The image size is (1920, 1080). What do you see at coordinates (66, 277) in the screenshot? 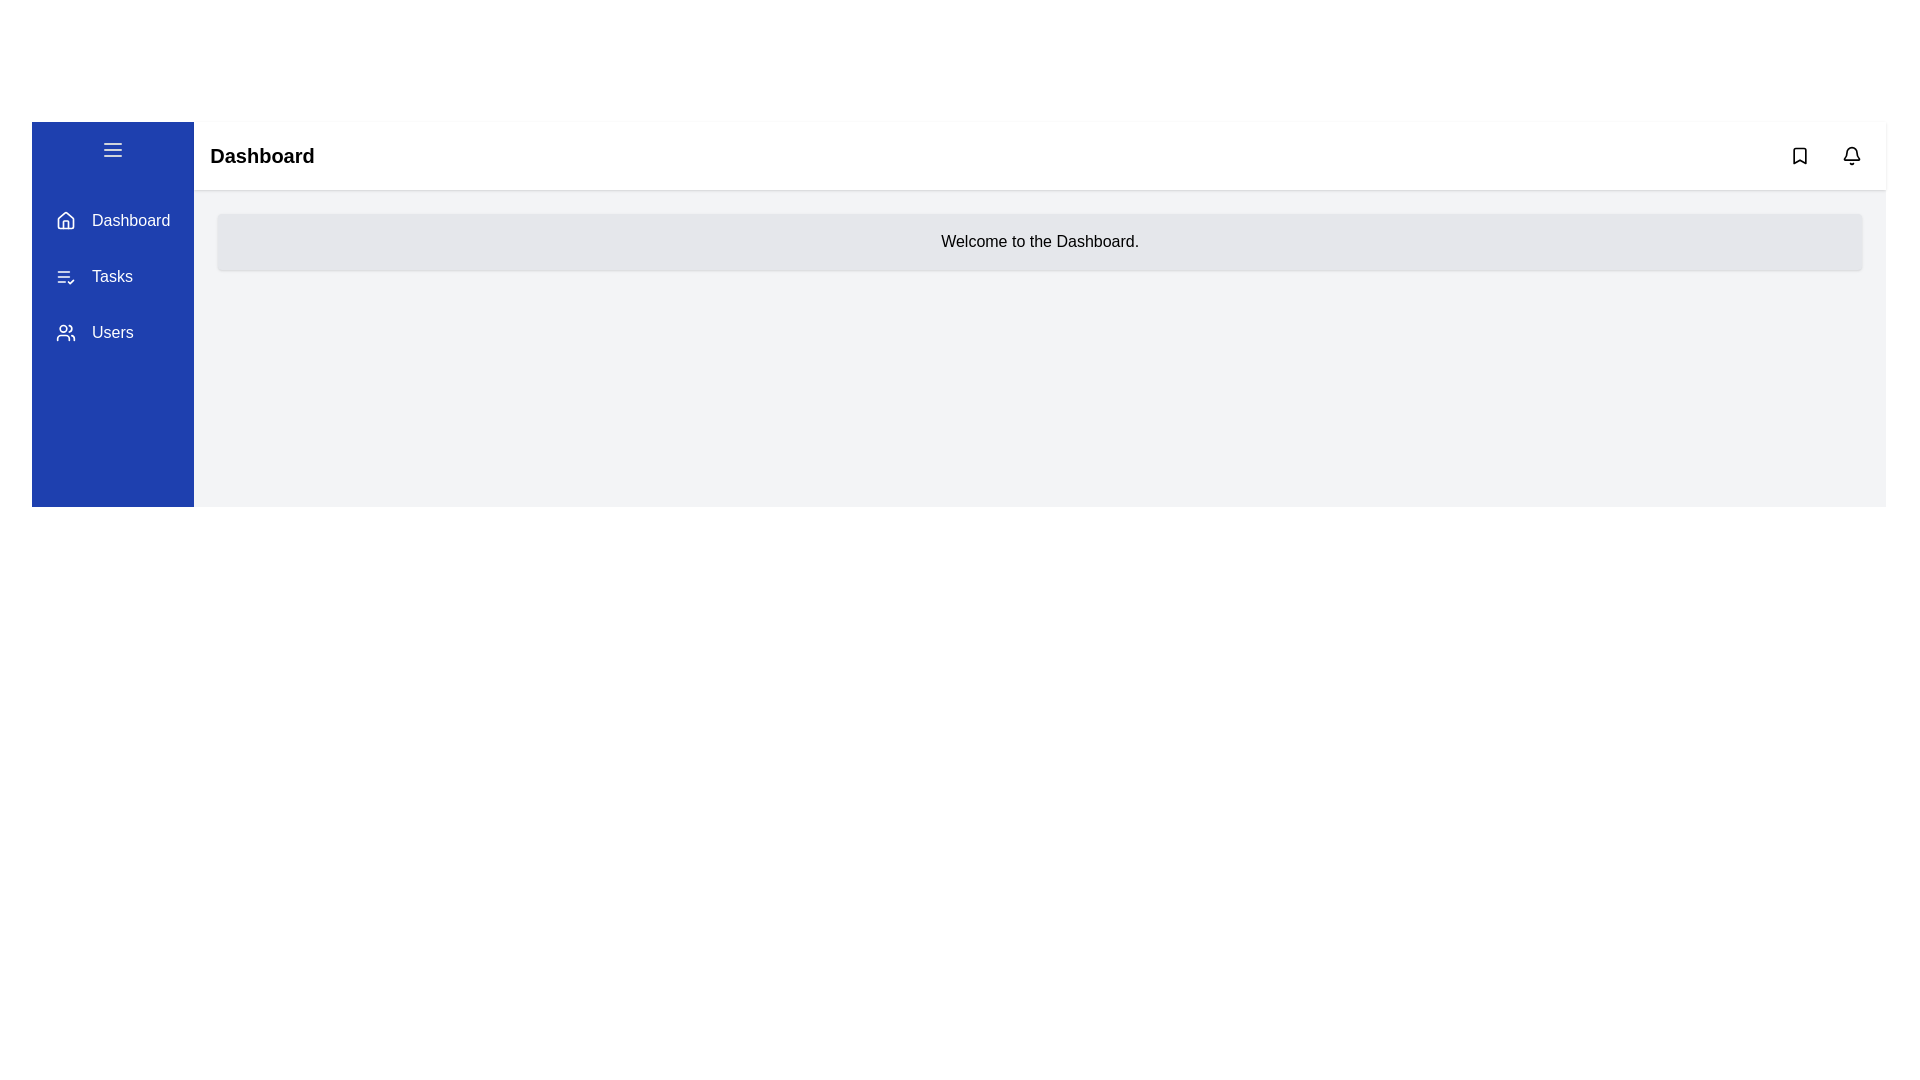
I see `the 'Tasks' graphic icon located in the vertical navigation panel on the left side, positioned as the second icon below the 'Dashboard' icon` at bounding box center [66, 277].